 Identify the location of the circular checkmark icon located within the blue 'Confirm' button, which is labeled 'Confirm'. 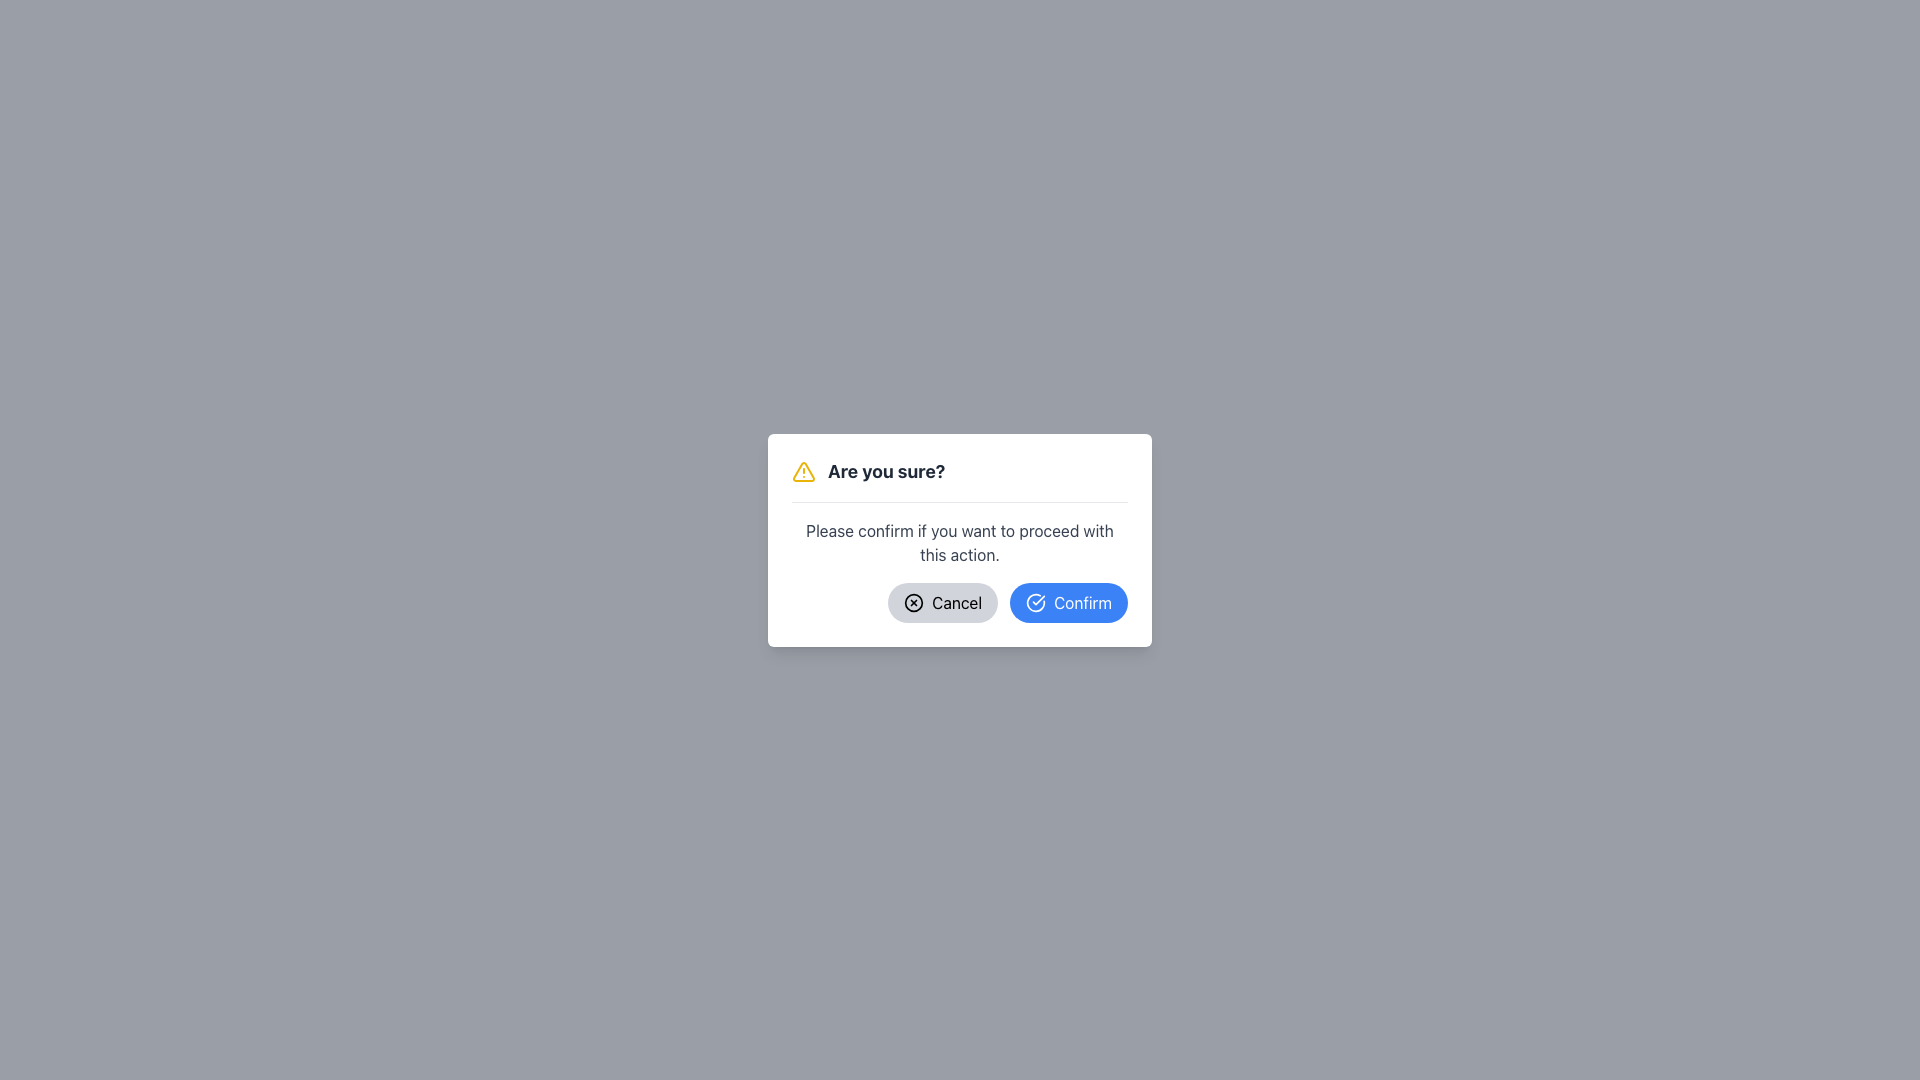
(1036, 601).